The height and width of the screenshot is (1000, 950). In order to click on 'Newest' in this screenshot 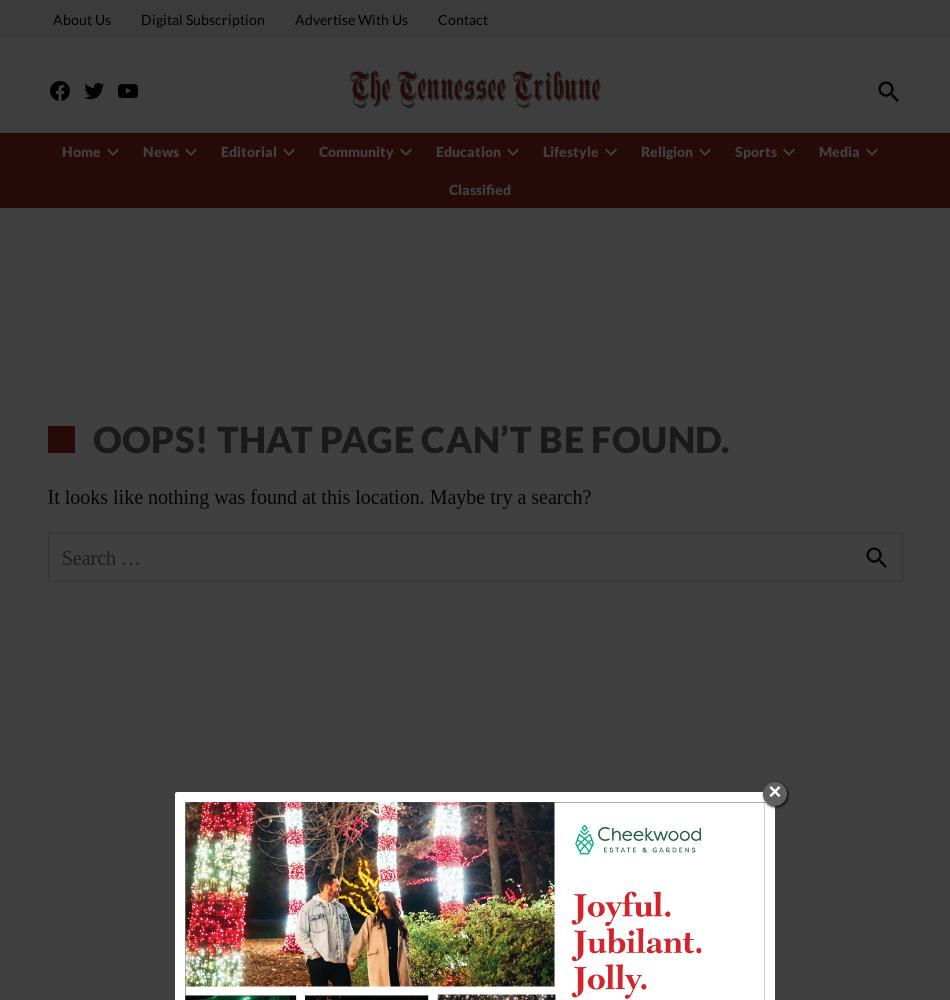, I will do `click(180, 142)`.